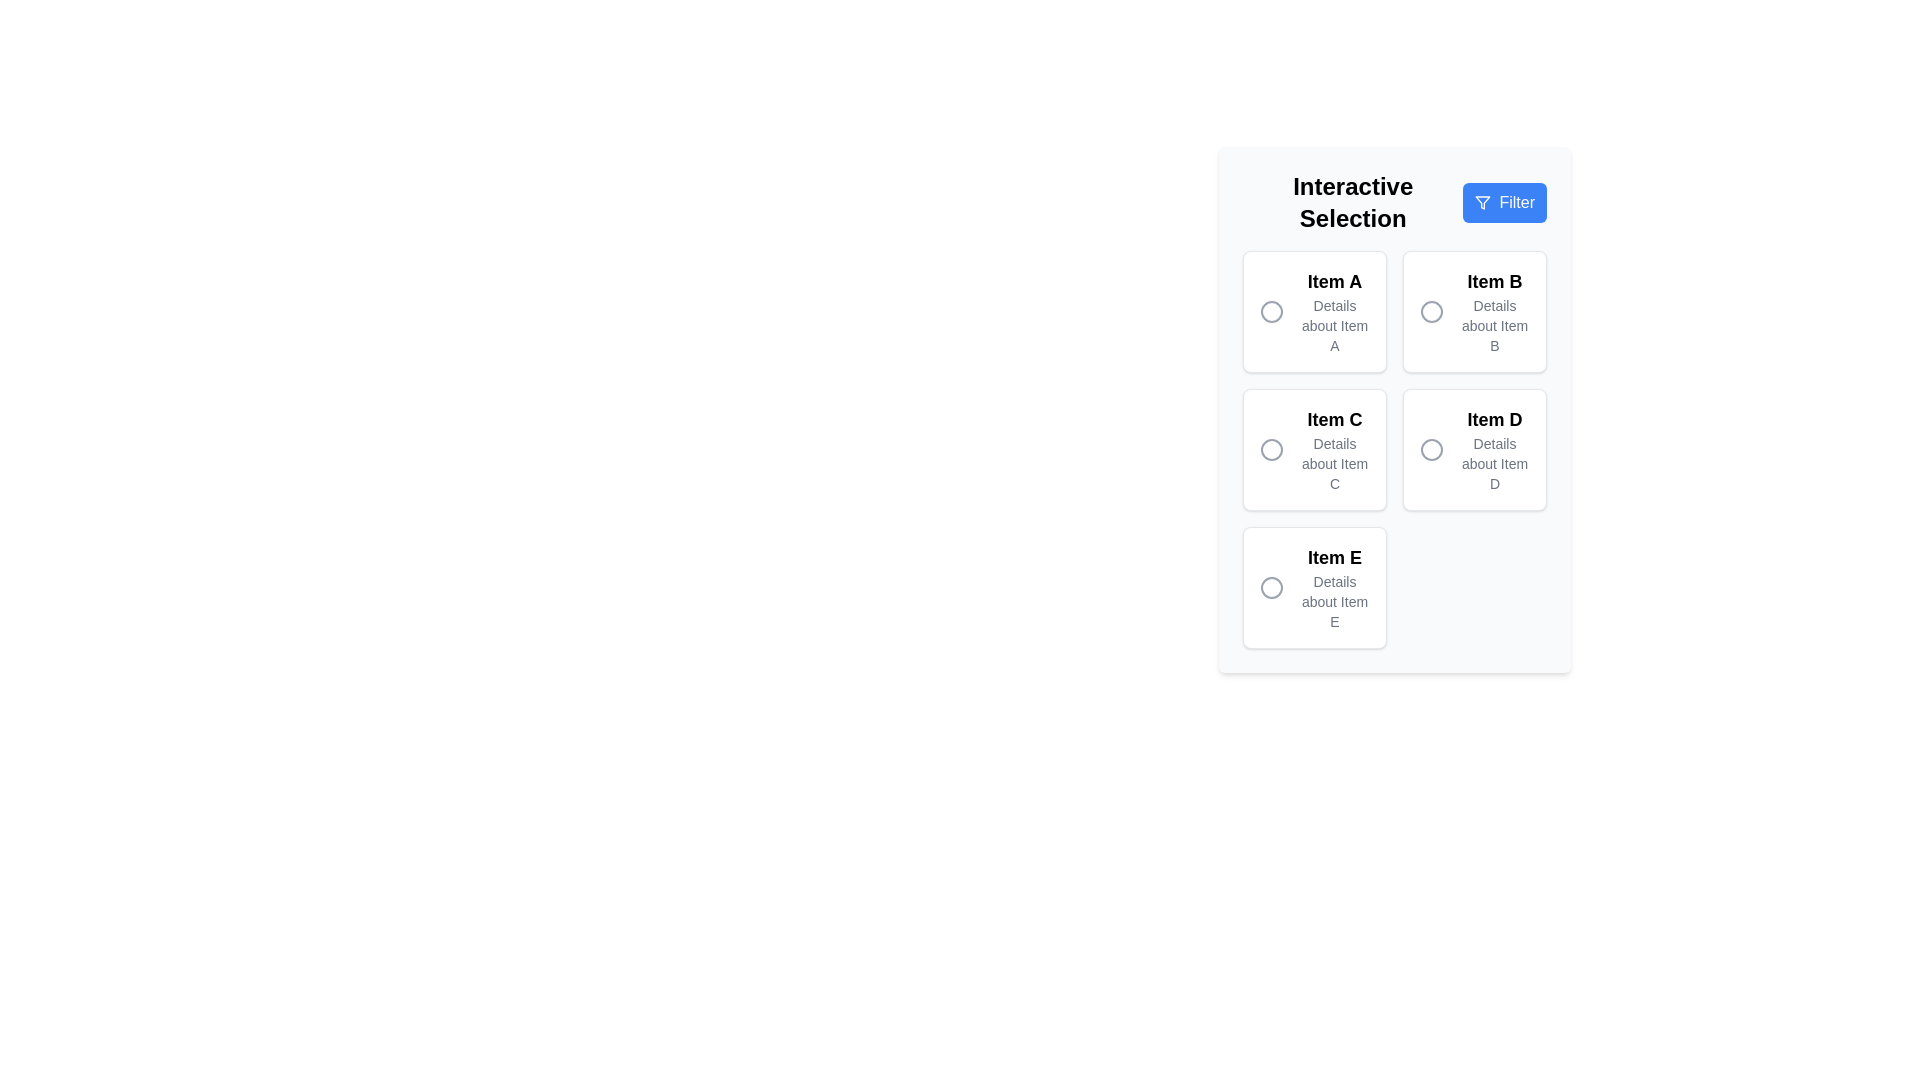 Image resolution: width=1920 pixels, height=1080 pixels. What do you see at coordinates (1430, 450) in the screenshot?
I see `the radio button associated with 'Item D'` at bounding box center [1430, 450].